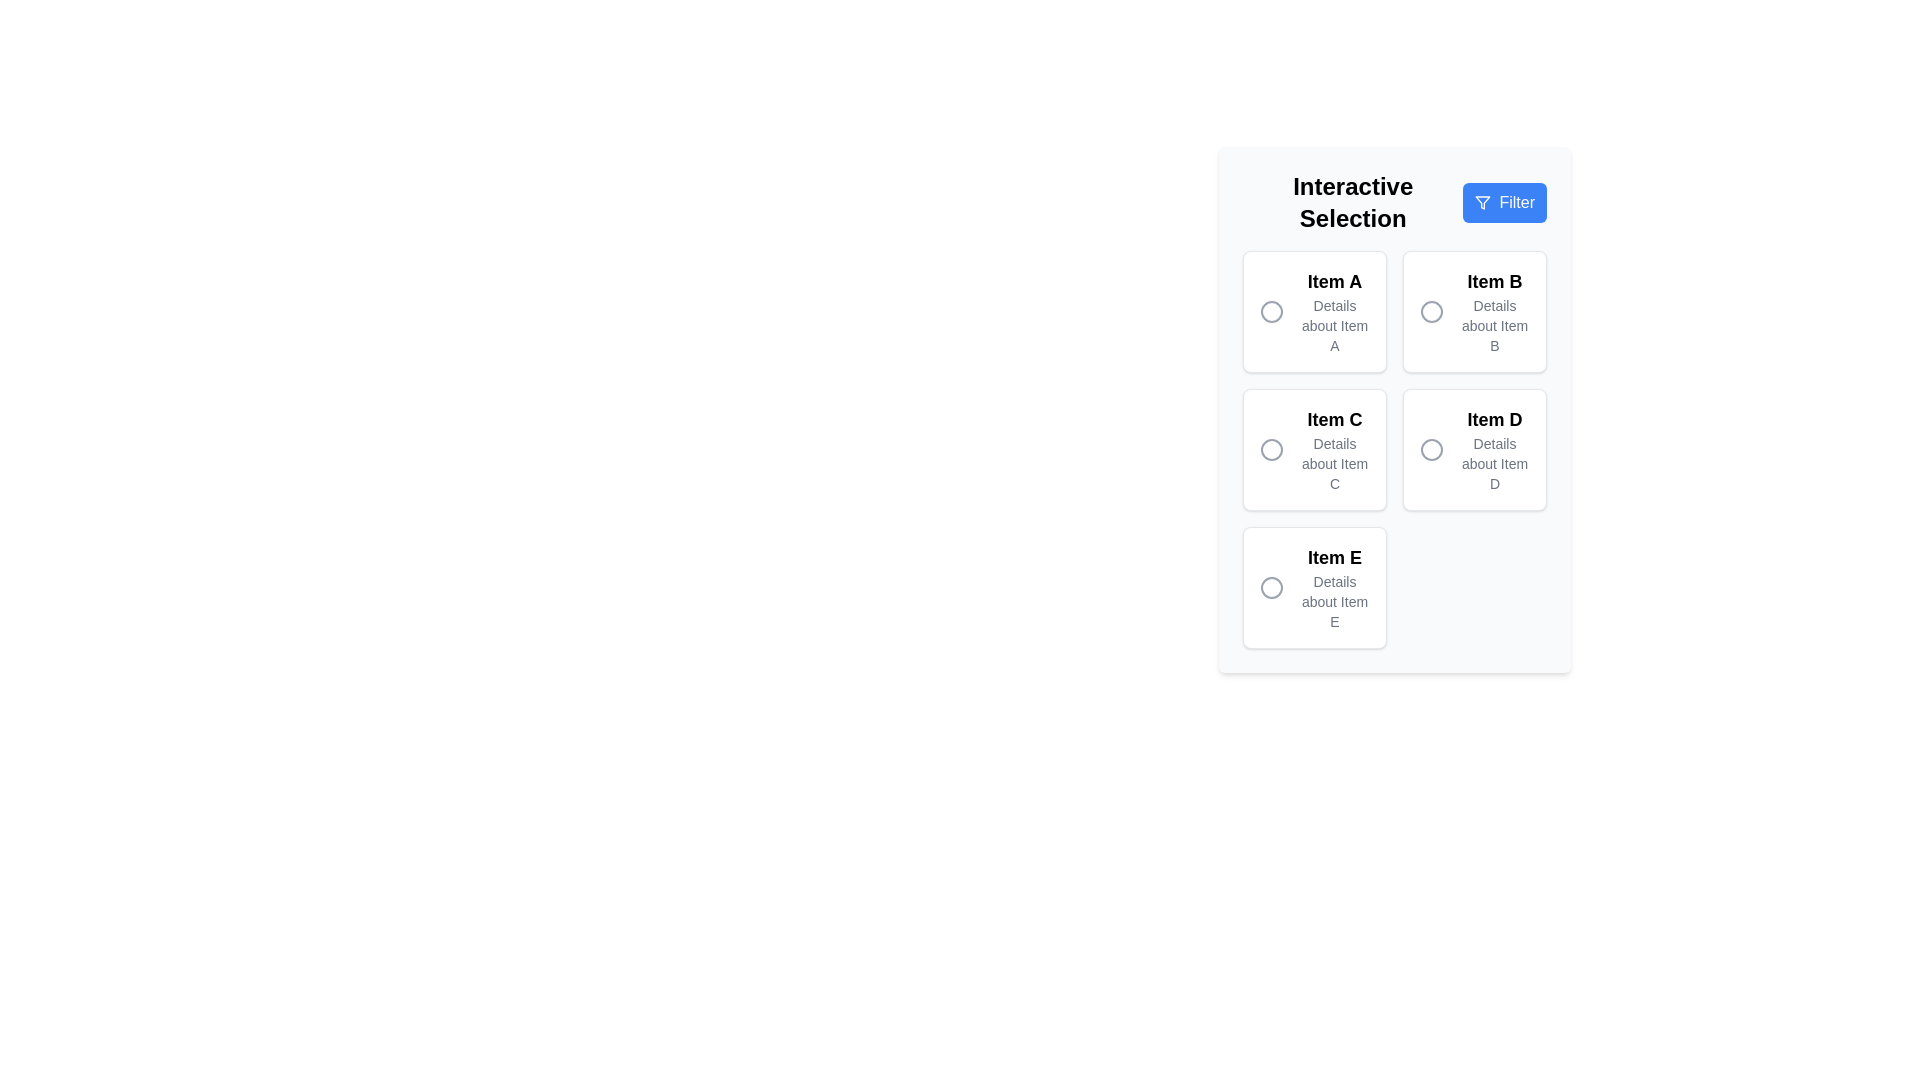 Image resolution: width=1920 pixels, height=1080 pixels. What do you see at coordinates (1430, 450) in the screenshot?
I see `the radio button associated with 'Item D'` at bounding box center [1430, 450].